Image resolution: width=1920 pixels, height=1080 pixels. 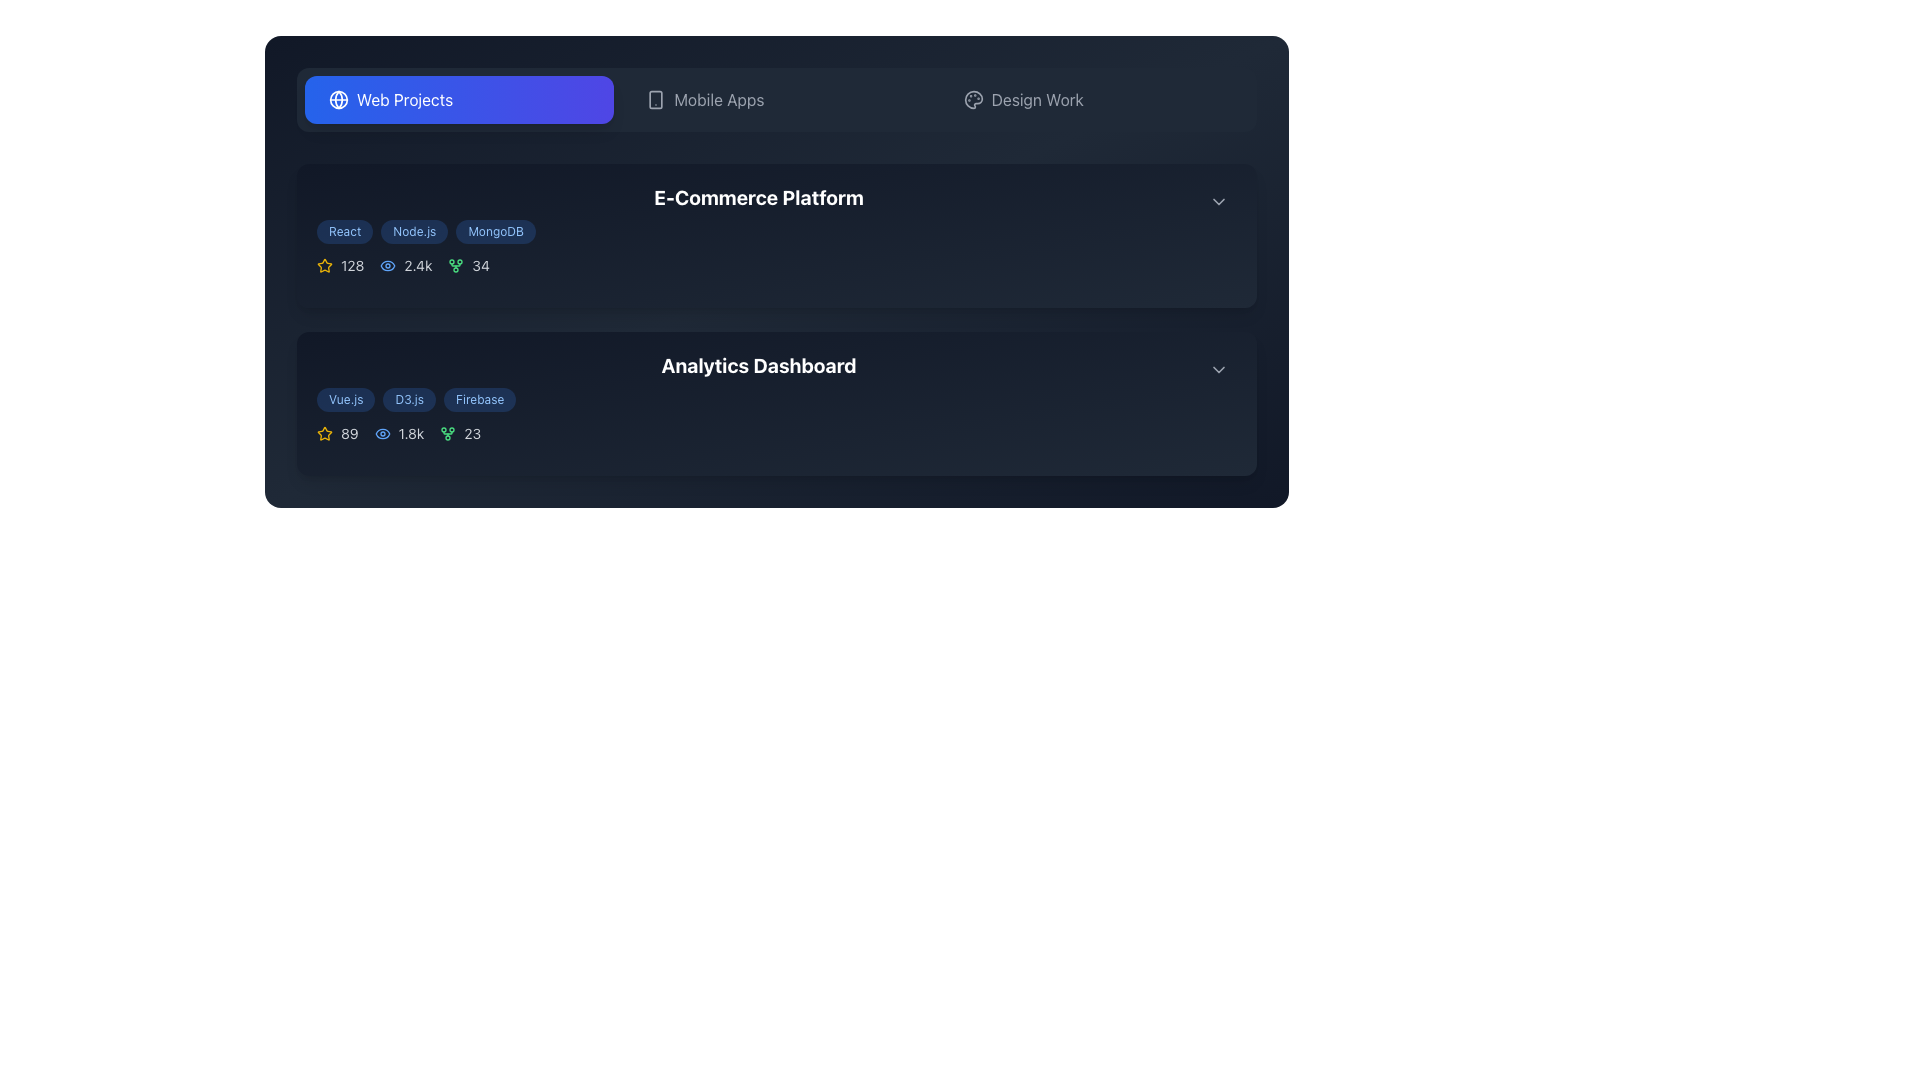 I want to click on the Icon and Text Pair that represents the number of branches or forks, so click(x=468, y=265).